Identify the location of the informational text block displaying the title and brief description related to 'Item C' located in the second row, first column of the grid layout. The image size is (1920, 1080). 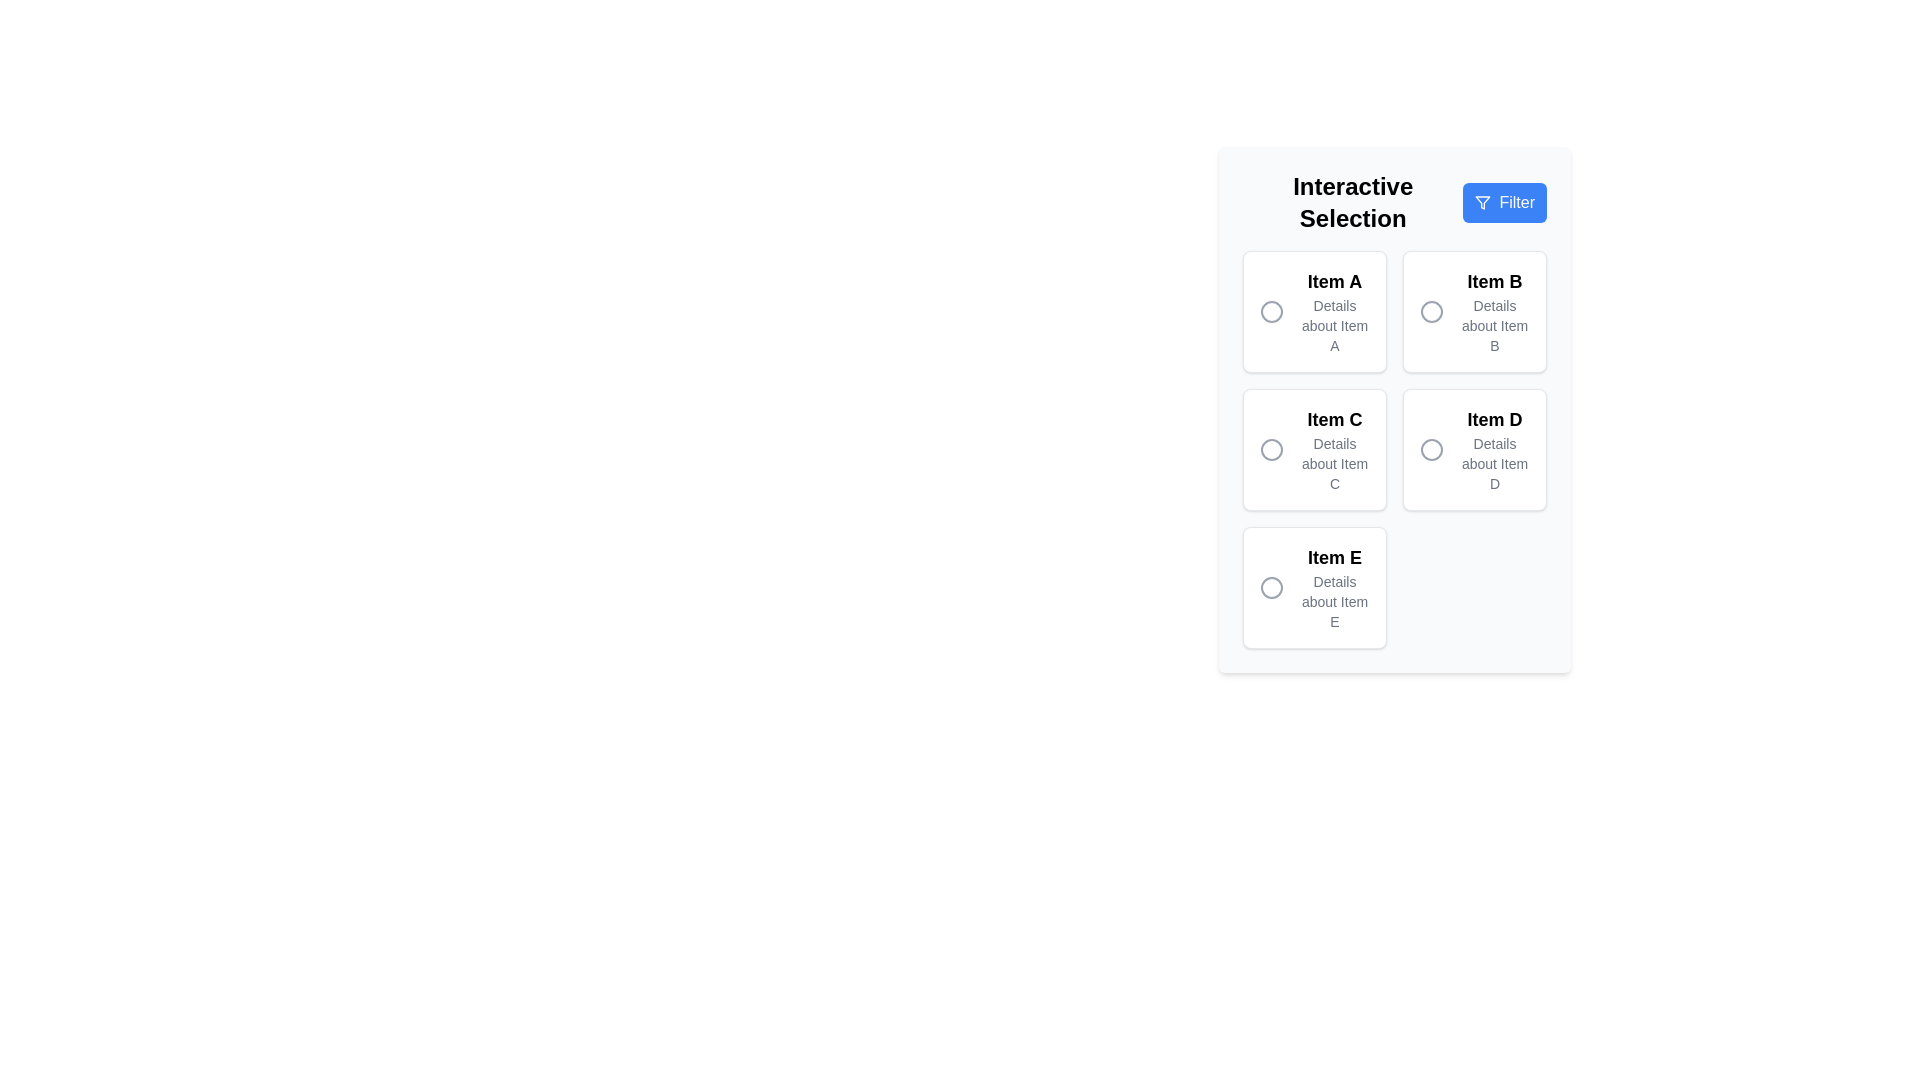
(1334, 450).